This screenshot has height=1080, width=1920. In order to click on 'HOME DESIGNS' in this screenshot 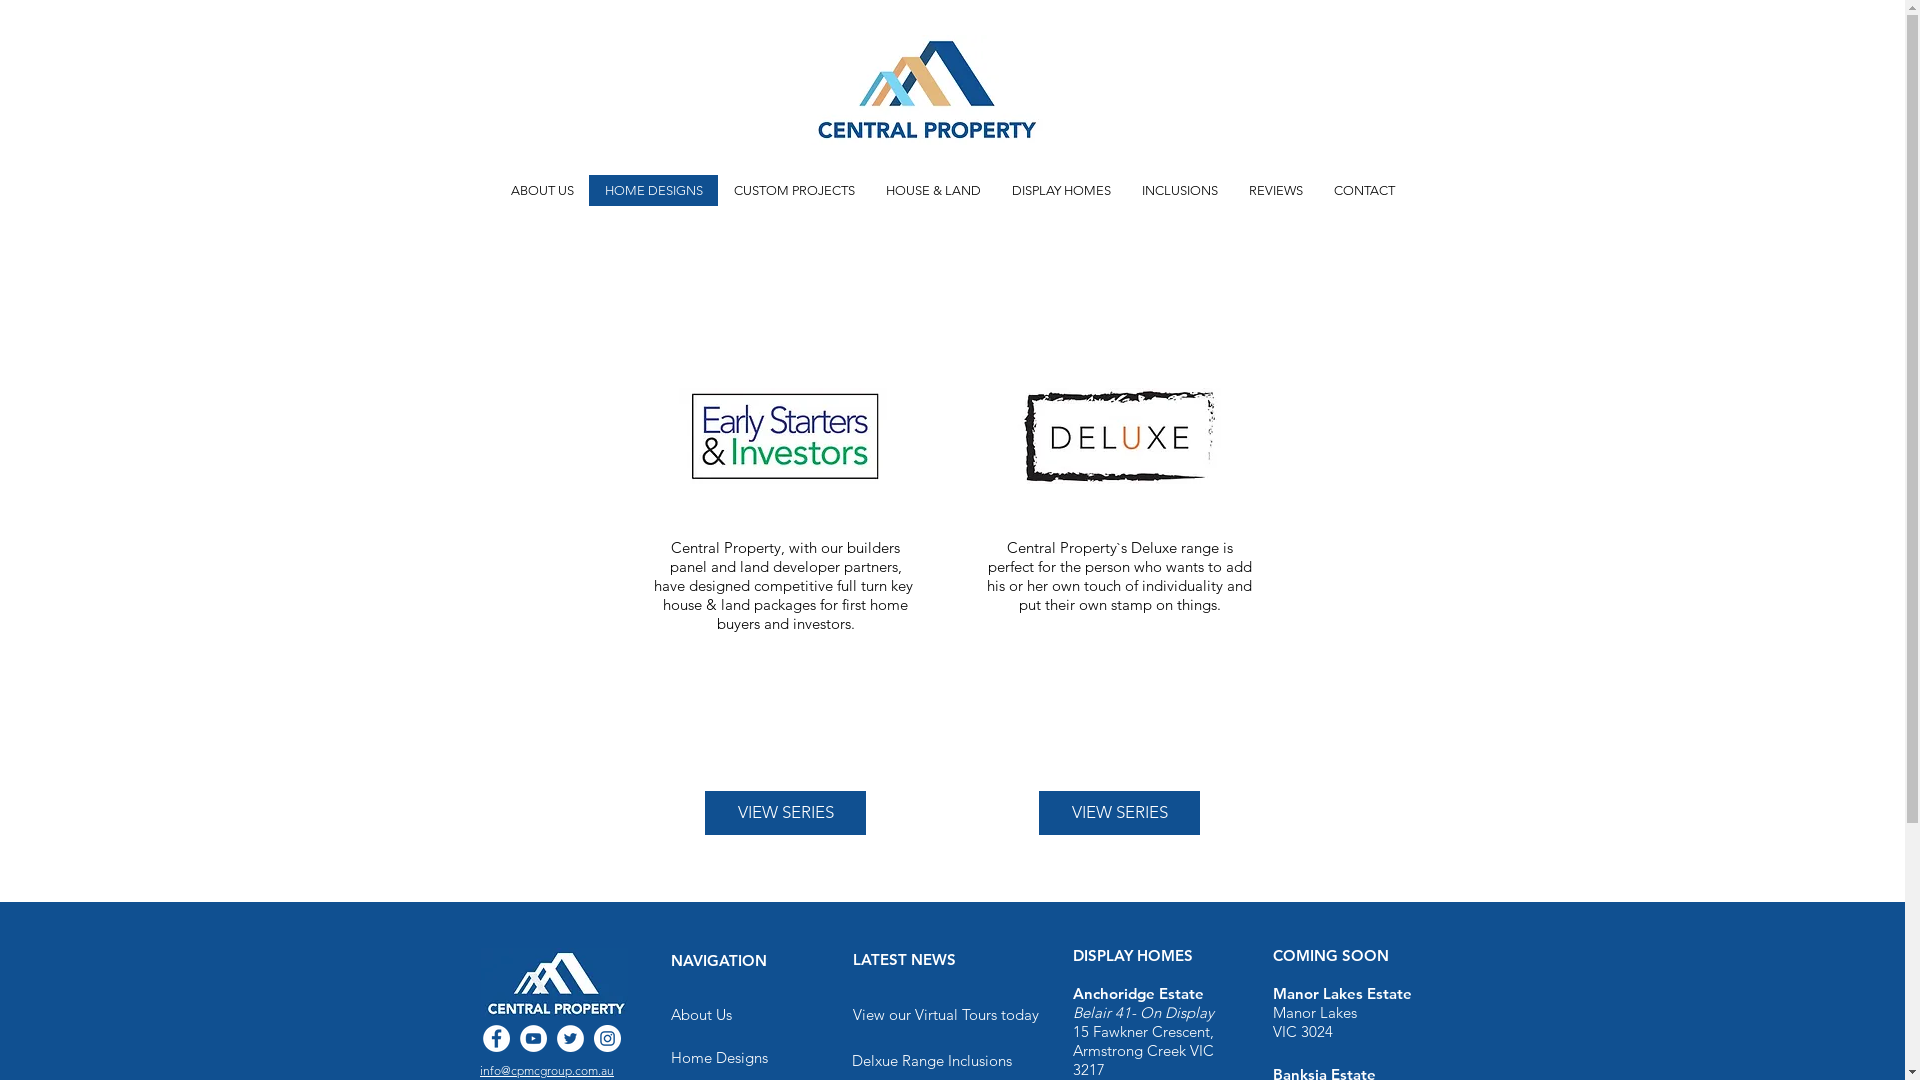, I will do `click(588, 190)`.